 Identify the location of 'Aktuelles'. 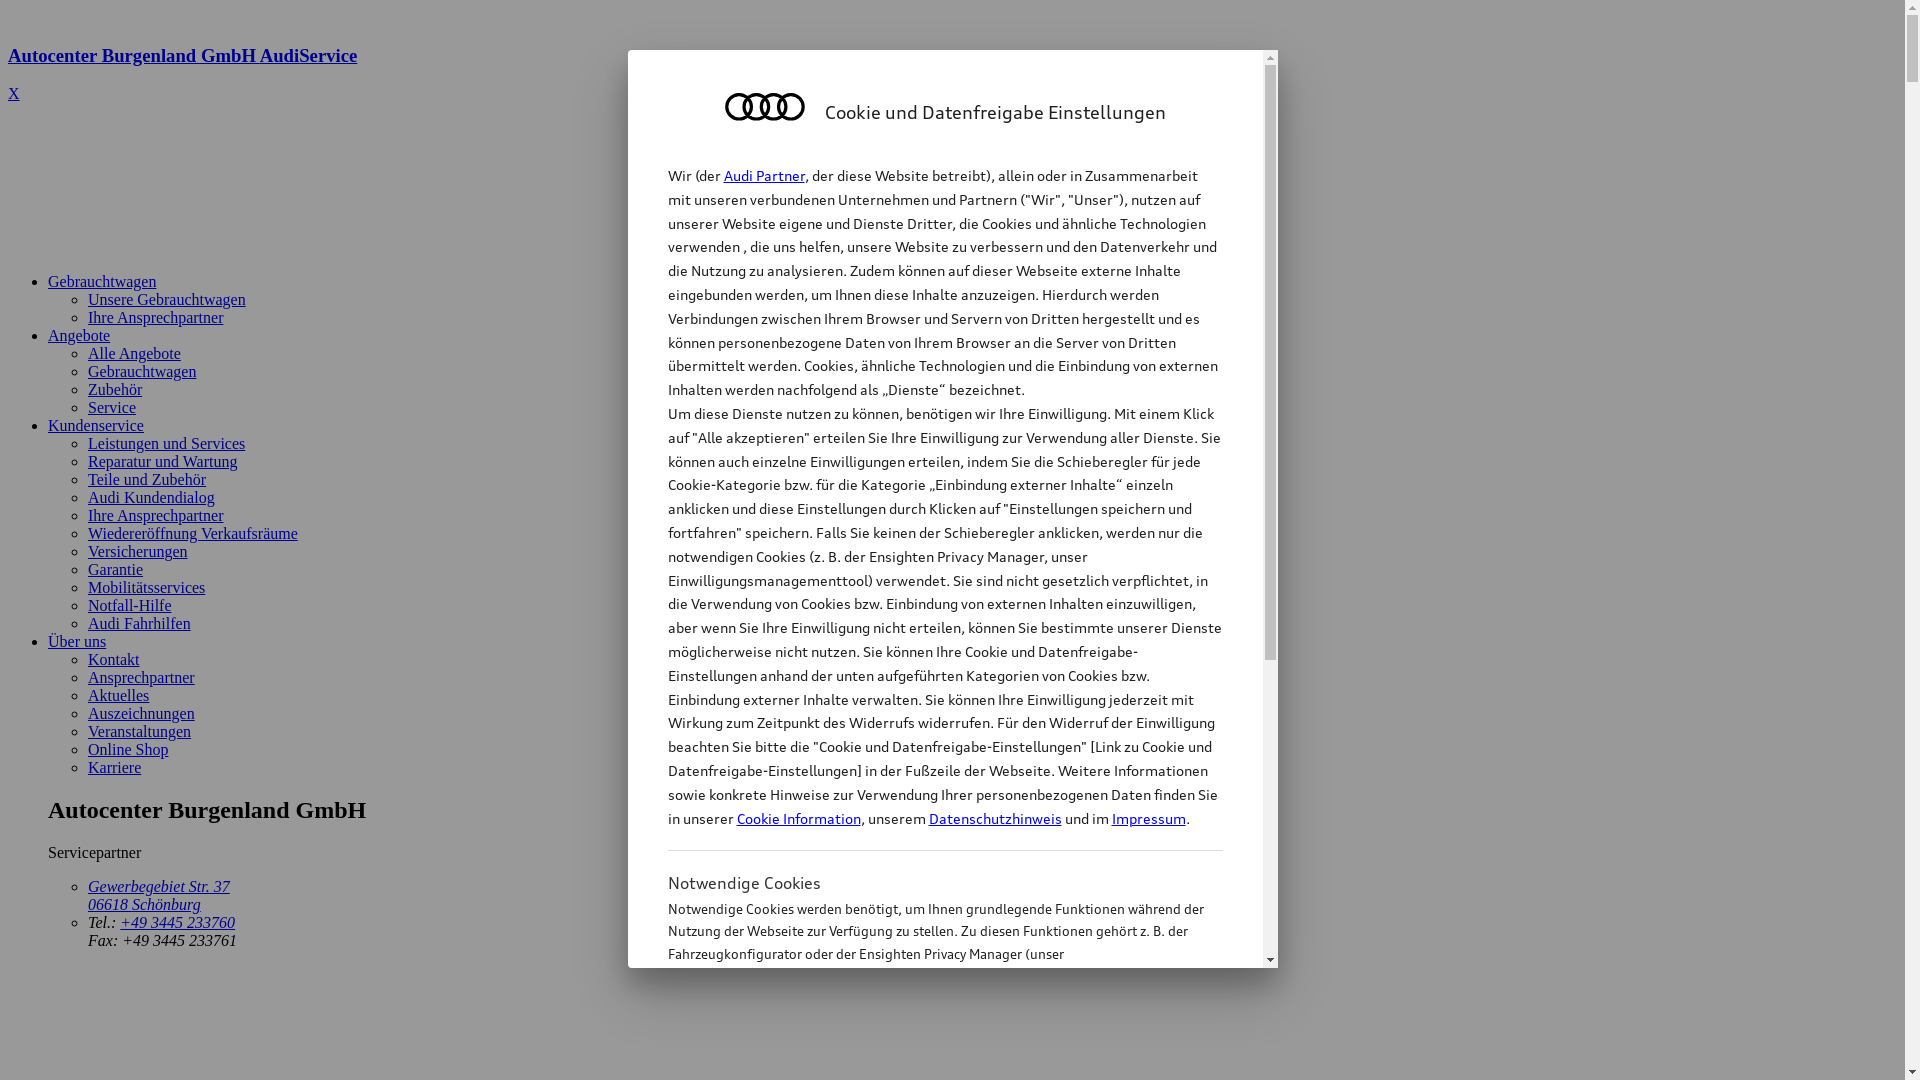
(117, 694).